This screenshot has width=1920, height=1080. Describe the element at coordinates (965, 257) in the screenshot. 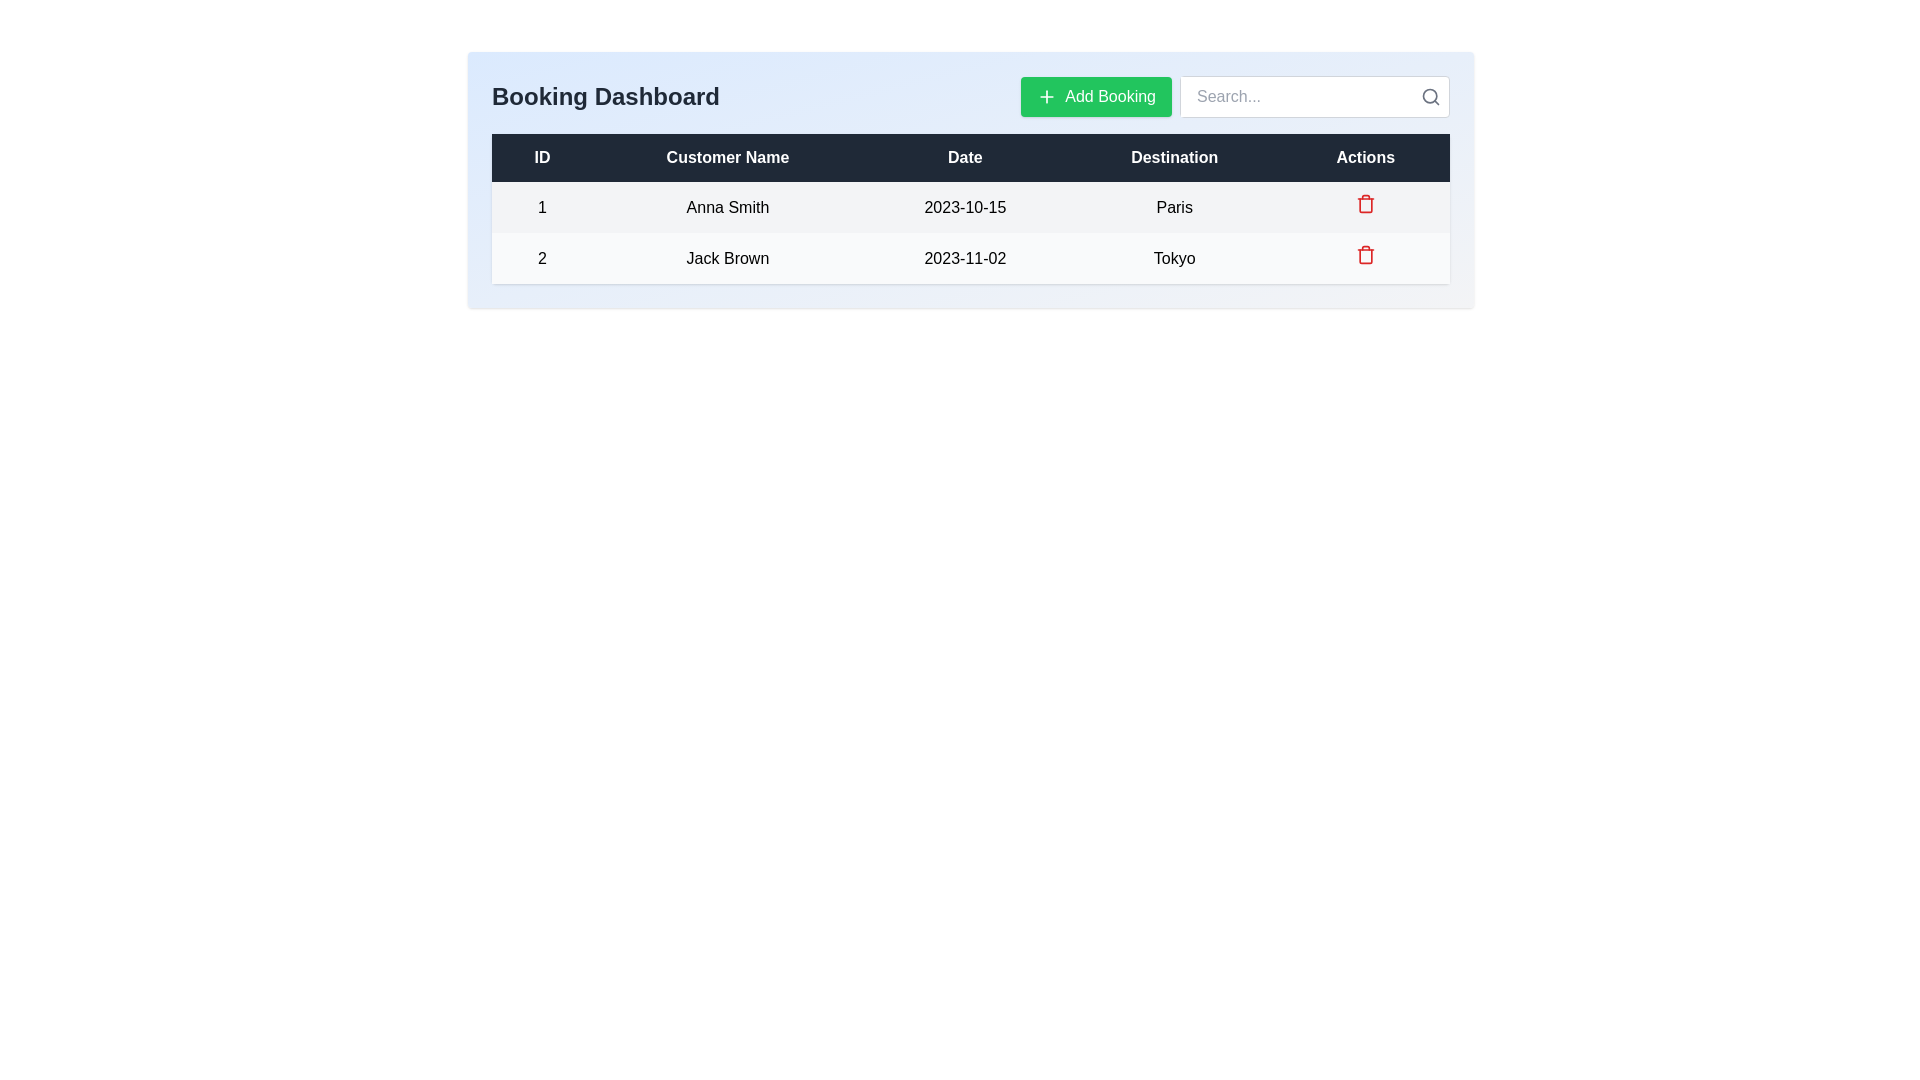

I see `the text label displaying '2023-11-02', which is located in the 'Date' column of the table for 'Jack Brown'` at that location.